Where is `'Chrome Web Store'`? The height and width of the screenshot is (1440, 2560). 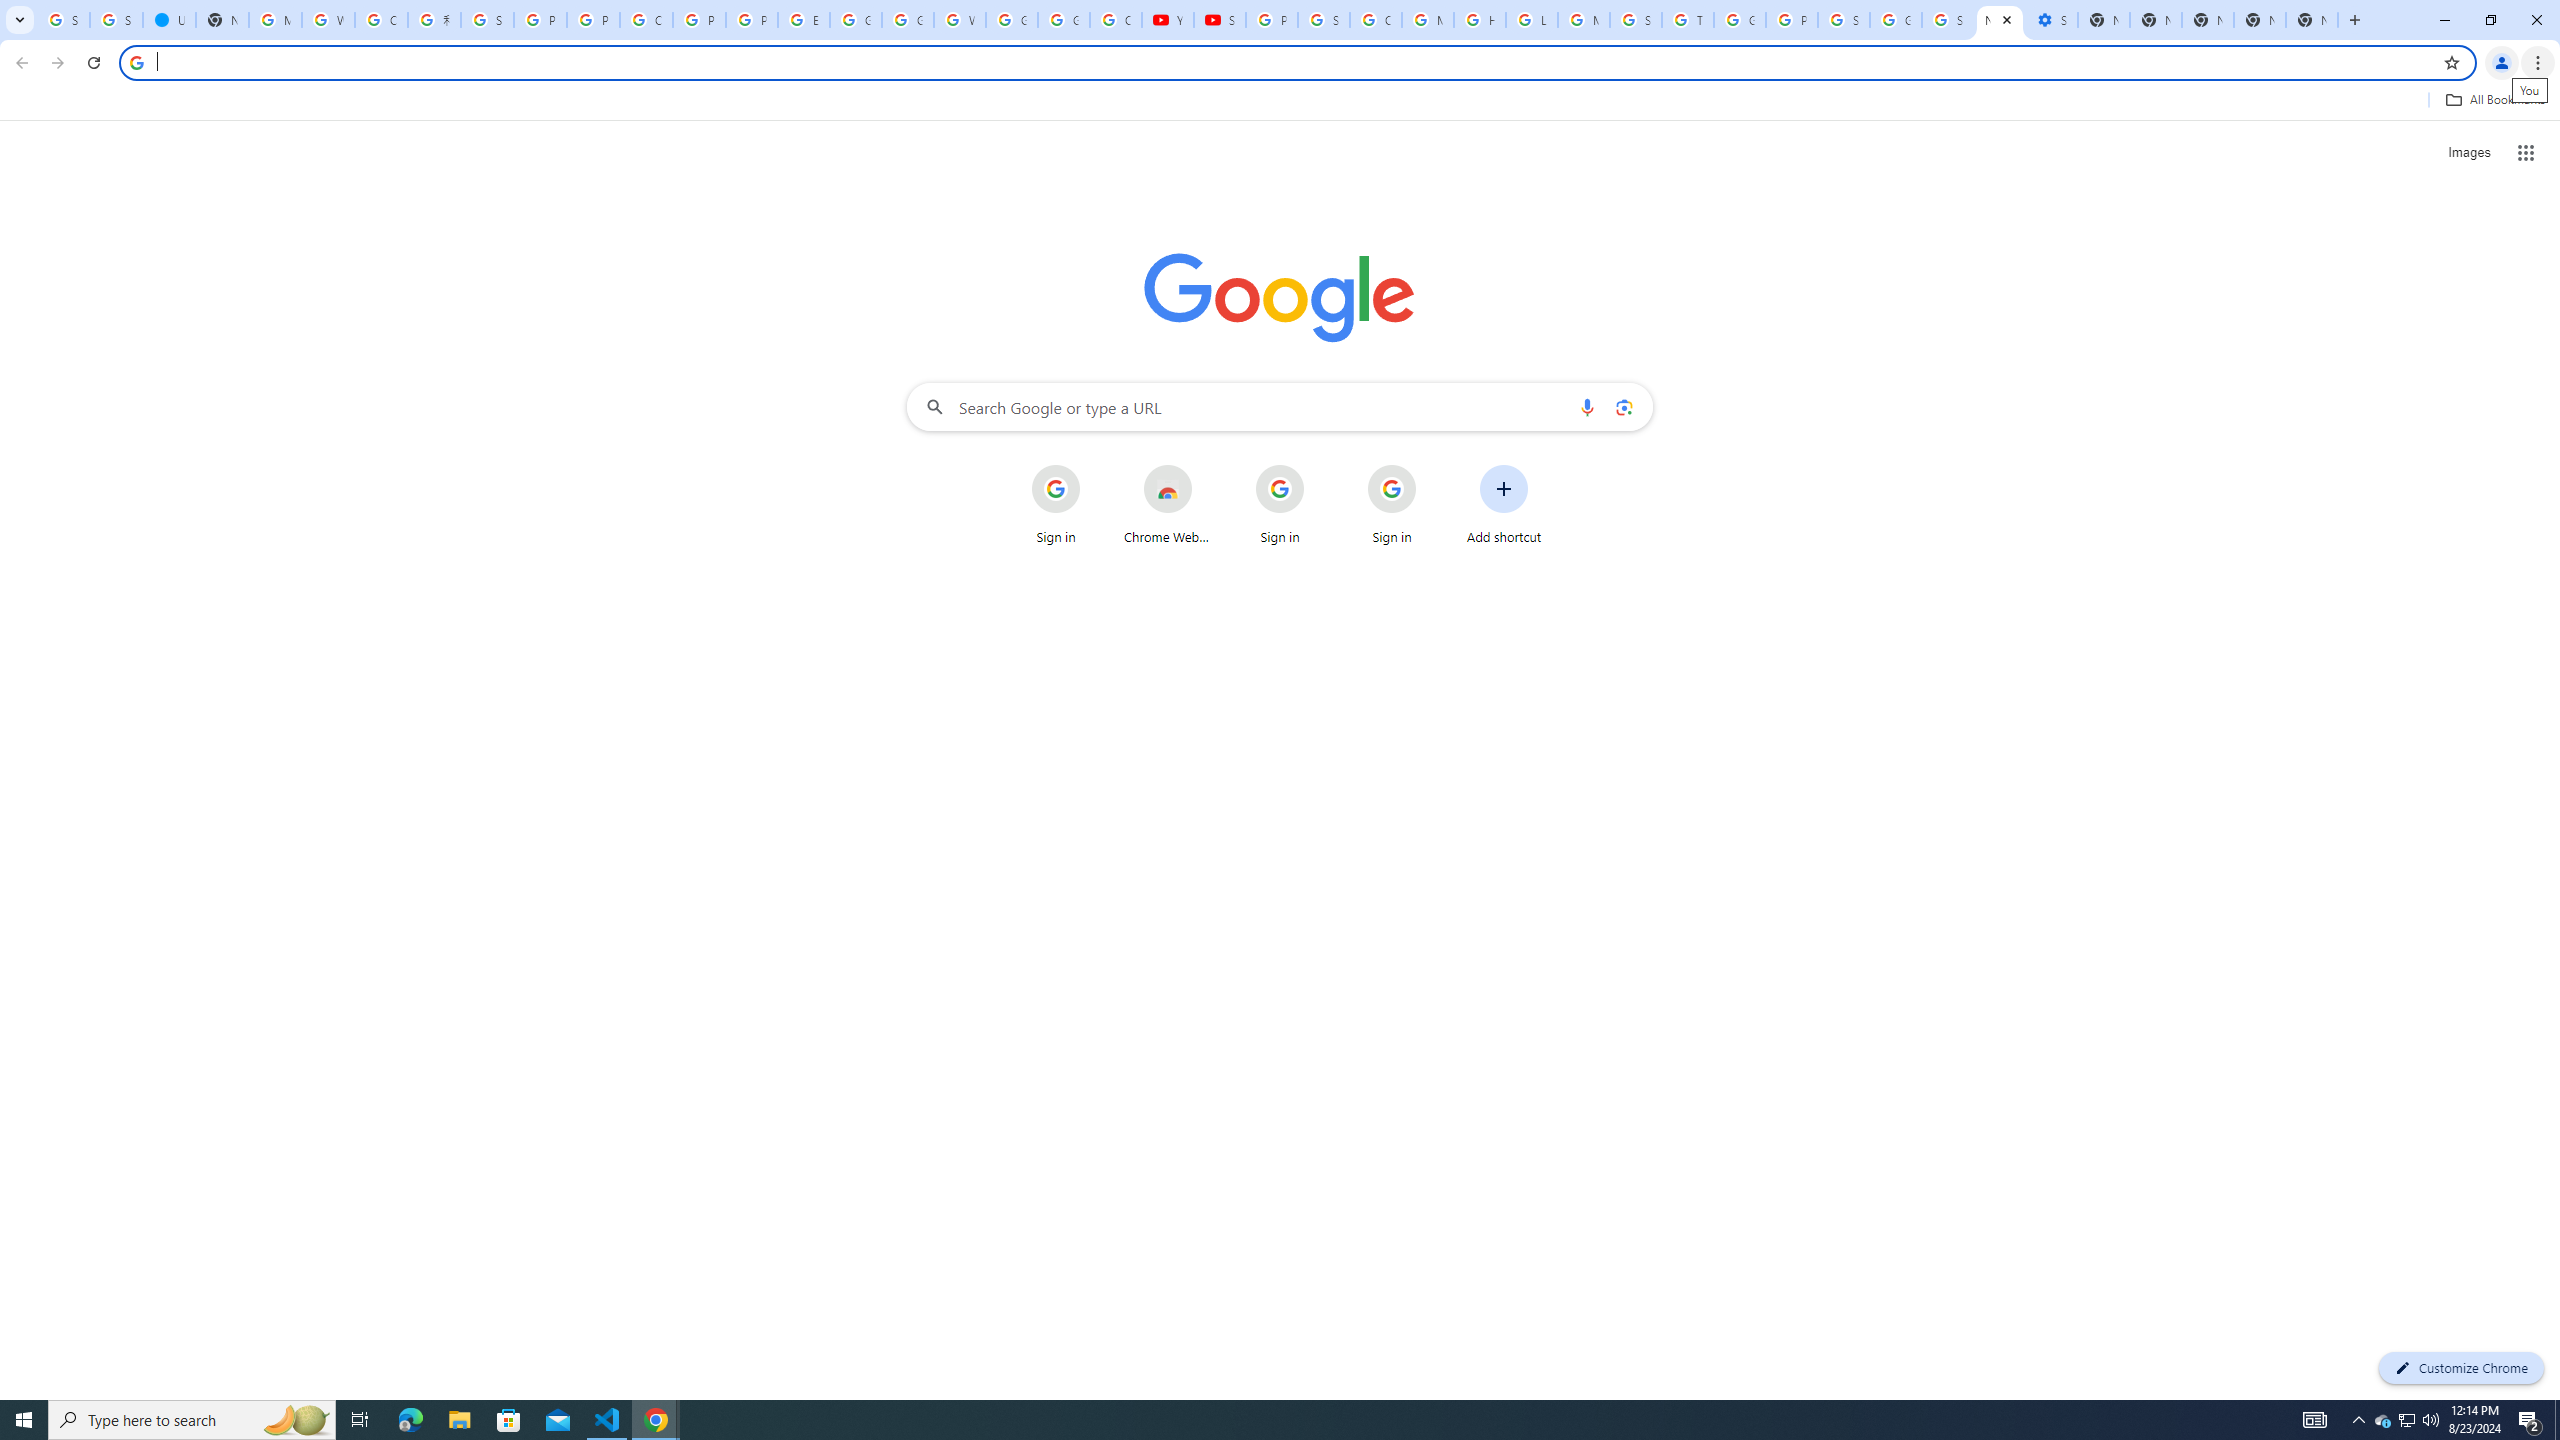
'Chrome Web Store' is located at coordinates (1166, 505).